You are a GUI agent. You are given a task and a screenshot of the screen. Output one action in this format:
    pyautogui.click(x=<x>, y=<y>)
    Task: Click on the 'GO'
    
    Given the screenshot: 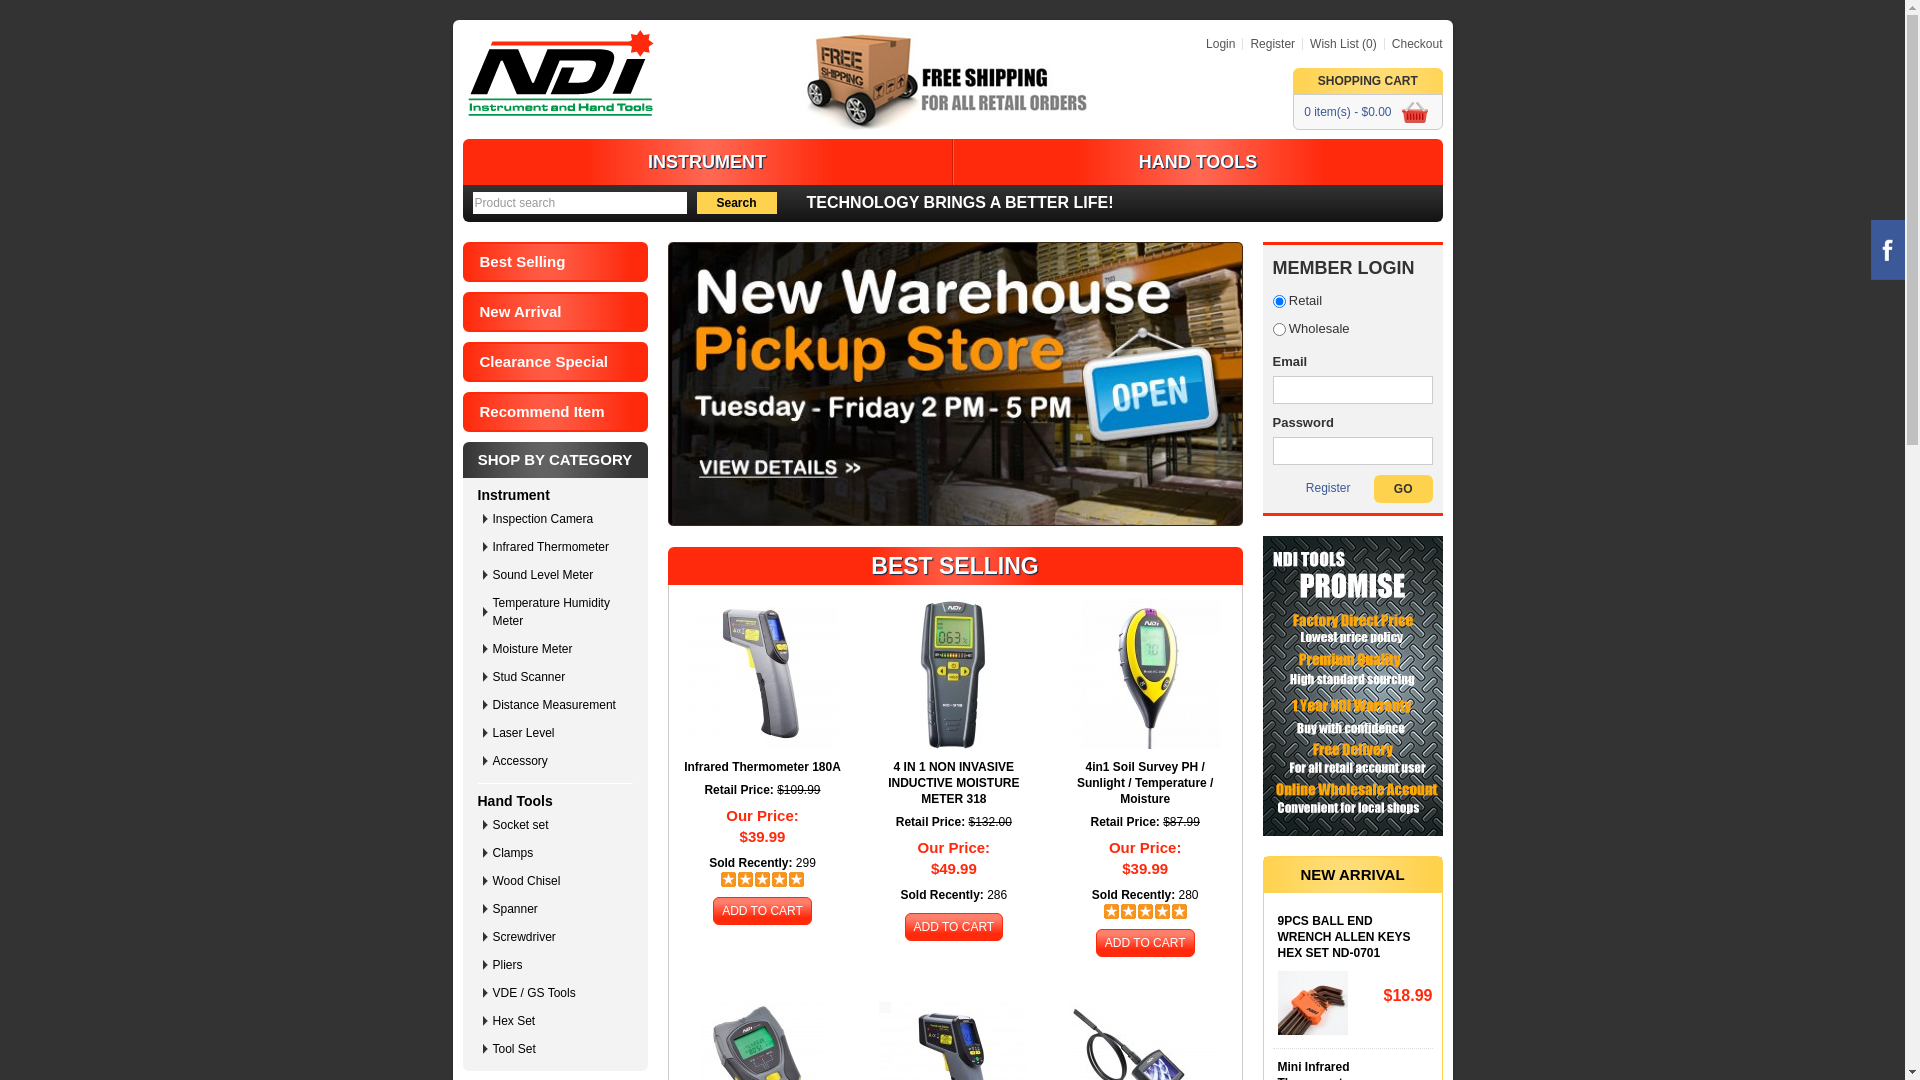 What is the action you would take?
    pyautogui.click(x=1402, y=489)
    